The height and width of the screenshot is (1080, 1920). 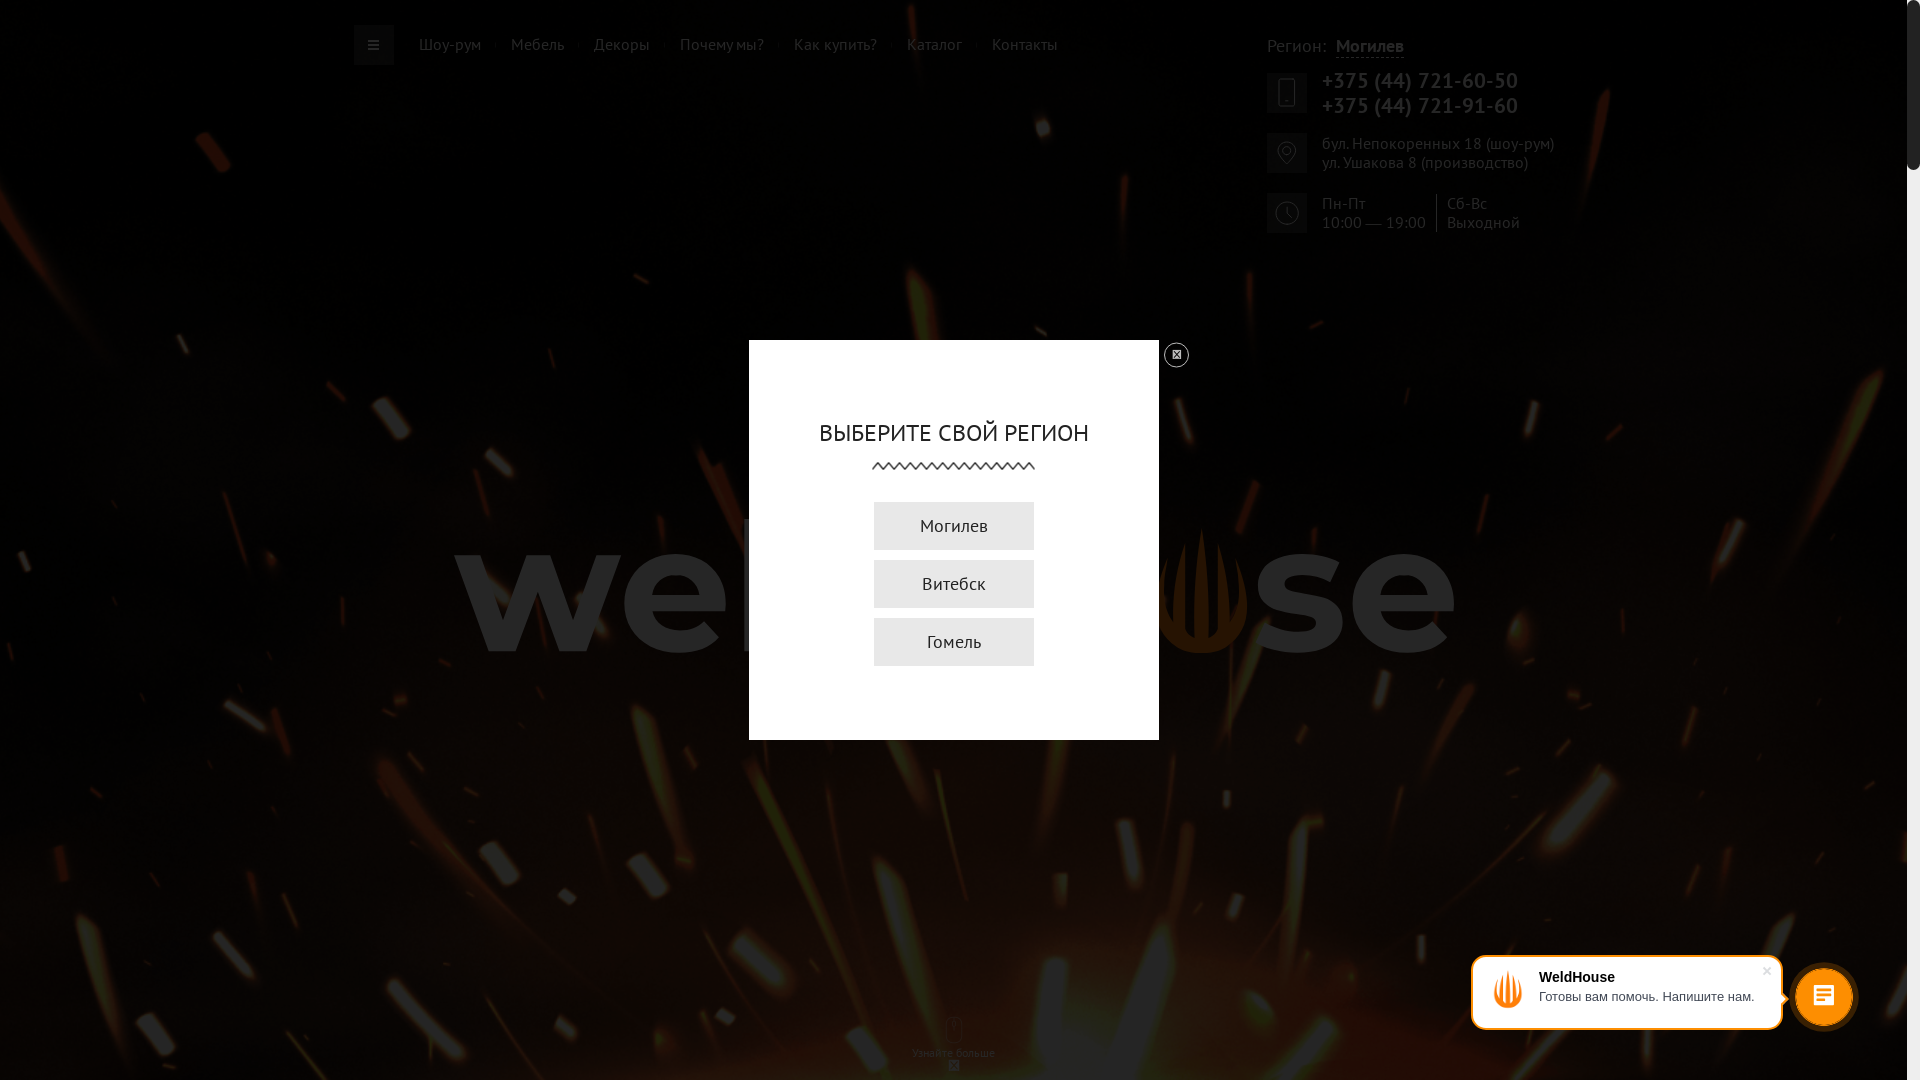 What do you see at coordinates (1419, 79) in the screenshot?
I see `'+375 (44) 721-60-50'` at bounding box center [1419, 79].